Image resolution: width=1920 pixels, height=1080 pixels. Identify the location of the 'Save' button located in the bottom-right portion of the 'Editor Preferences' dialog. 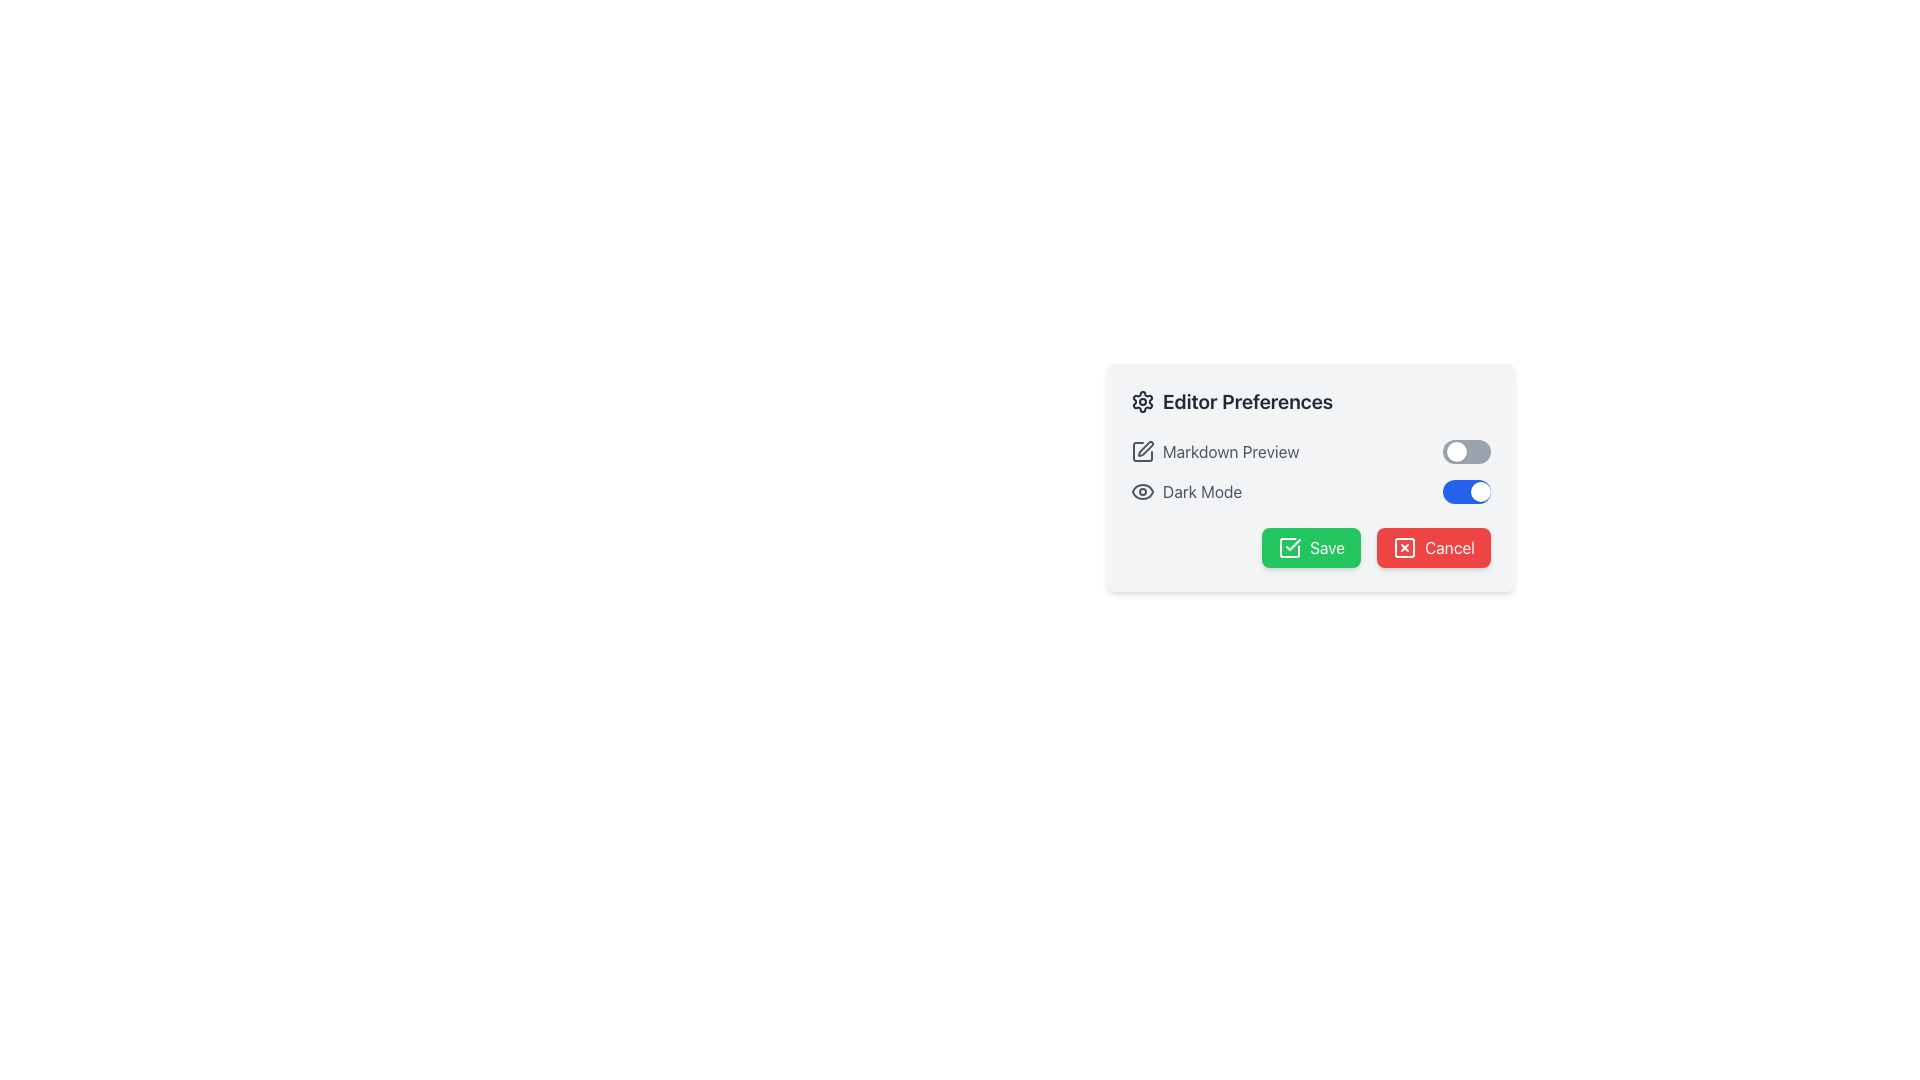
(1311, 547).